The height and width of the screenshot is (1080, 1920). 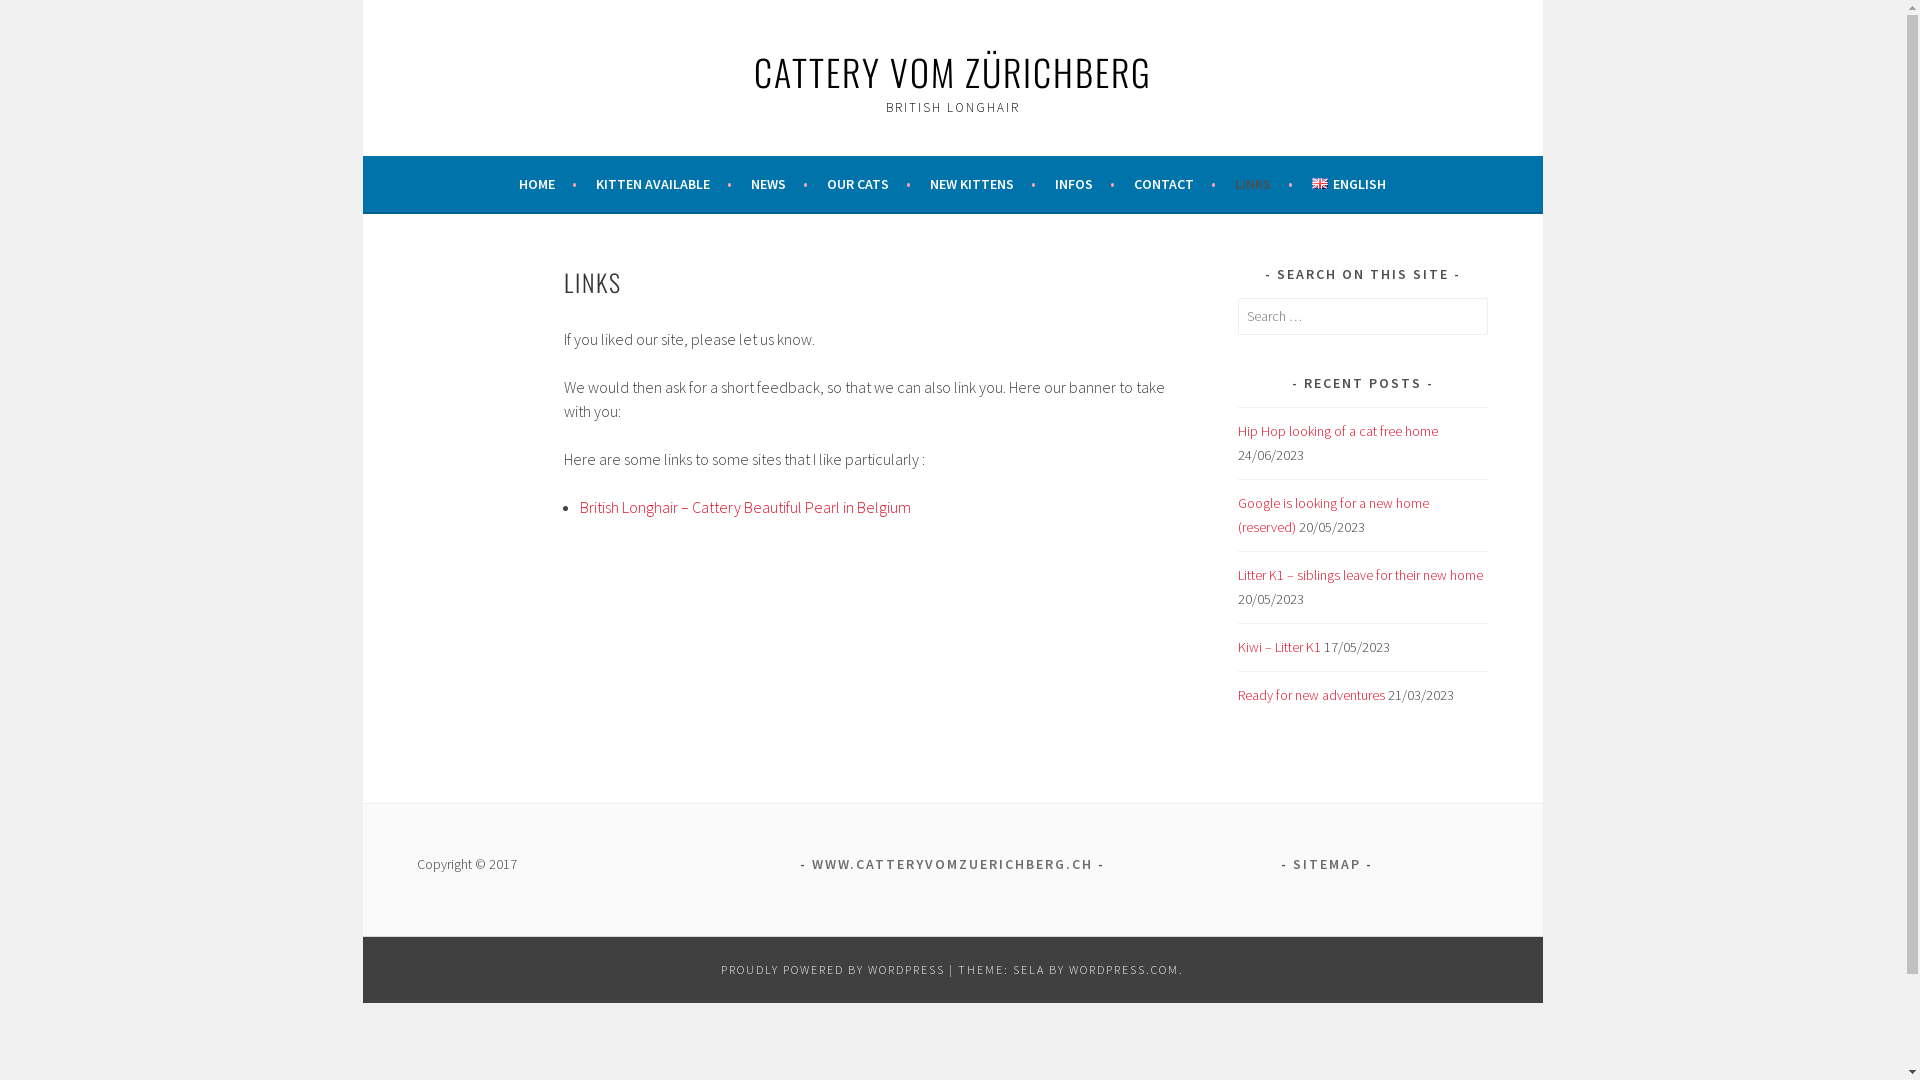 What do you see at coordinates (983, 184) in the screenshot?
I see `'NEW KITTENS'` at bounding box center [983, 184].